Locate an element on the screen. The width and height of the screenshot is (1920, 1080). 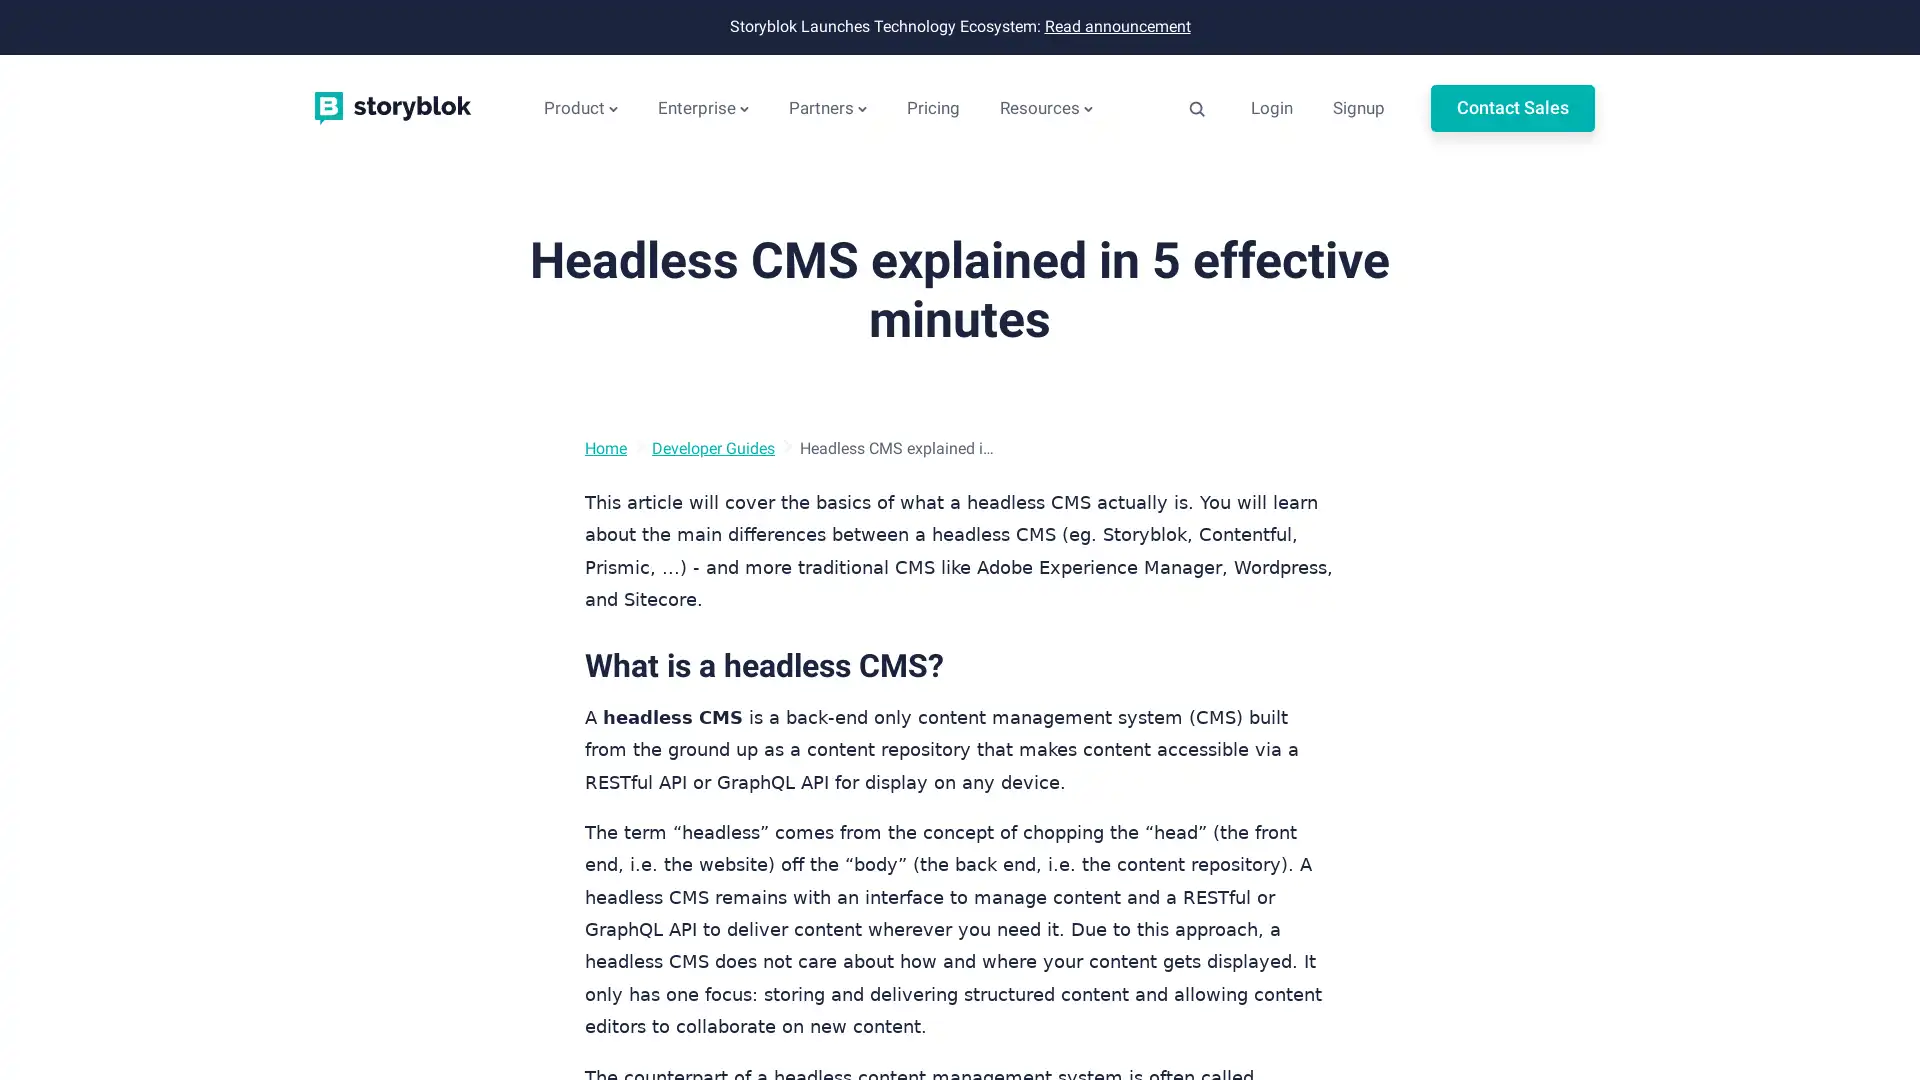
Resources is located at coordinates (1045, 108).